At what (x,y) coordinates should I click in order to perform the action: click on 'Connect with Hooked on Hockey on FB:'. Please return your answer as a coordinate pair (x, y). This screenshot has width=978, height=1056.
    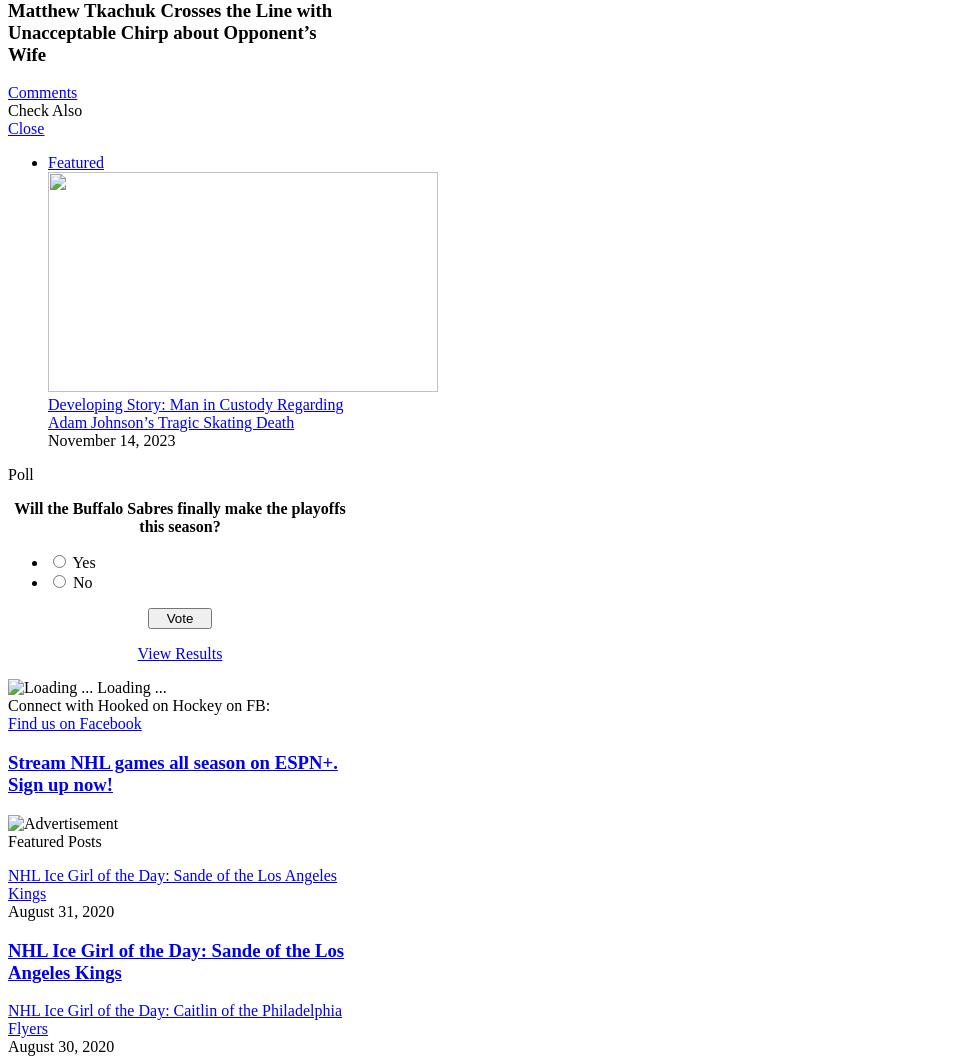
    Looking at the image, I should click on (138, 705).